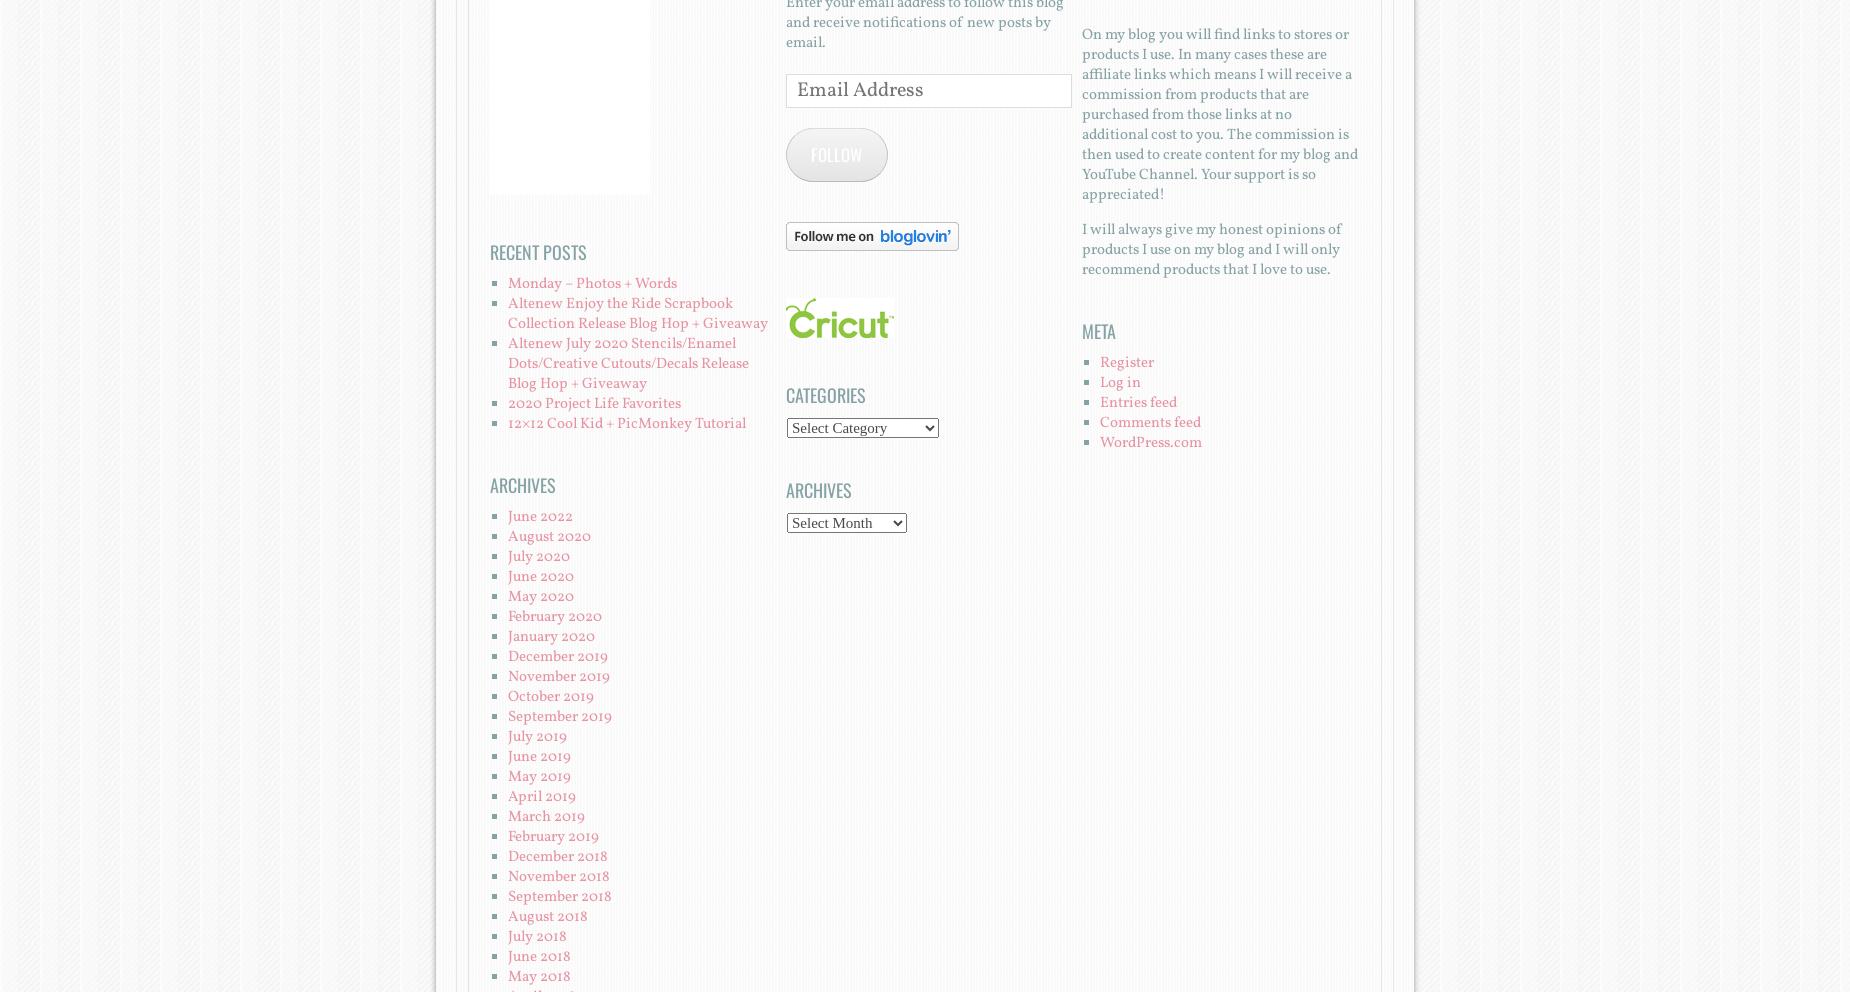  I want to click on 'On my blog you will find links to stores or products I use. In many cases these are affiliate links which means I will receive a commission from products that are purchased from those links at no additional cost to you. The commission is then used to create content for my blog and YouTube Channel. Your support is so appreciated!', so click(1217, 113).